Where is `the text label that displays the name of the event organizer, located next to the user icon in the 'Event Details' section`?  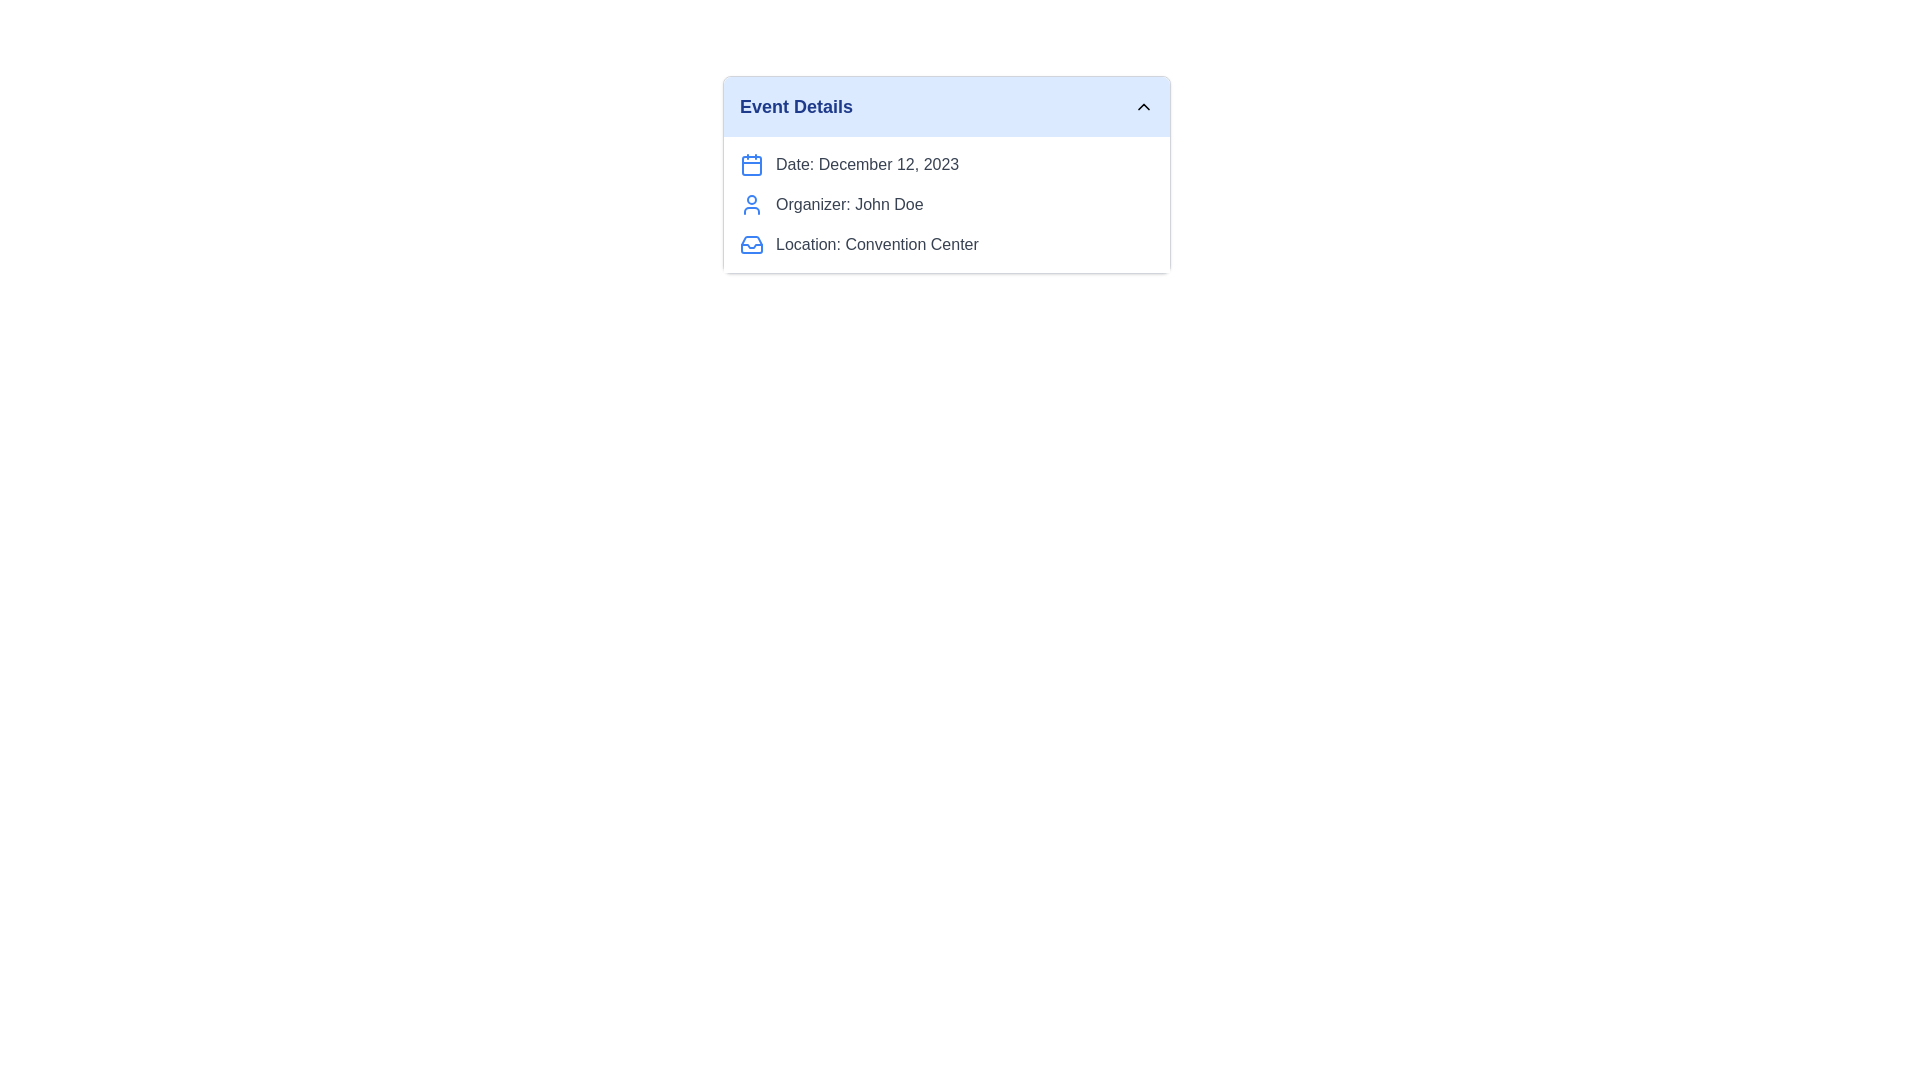 the text label that displays the name of the event organizer, located next to the user icon in the 'Event Details' section is located at coordinates (849, 204).